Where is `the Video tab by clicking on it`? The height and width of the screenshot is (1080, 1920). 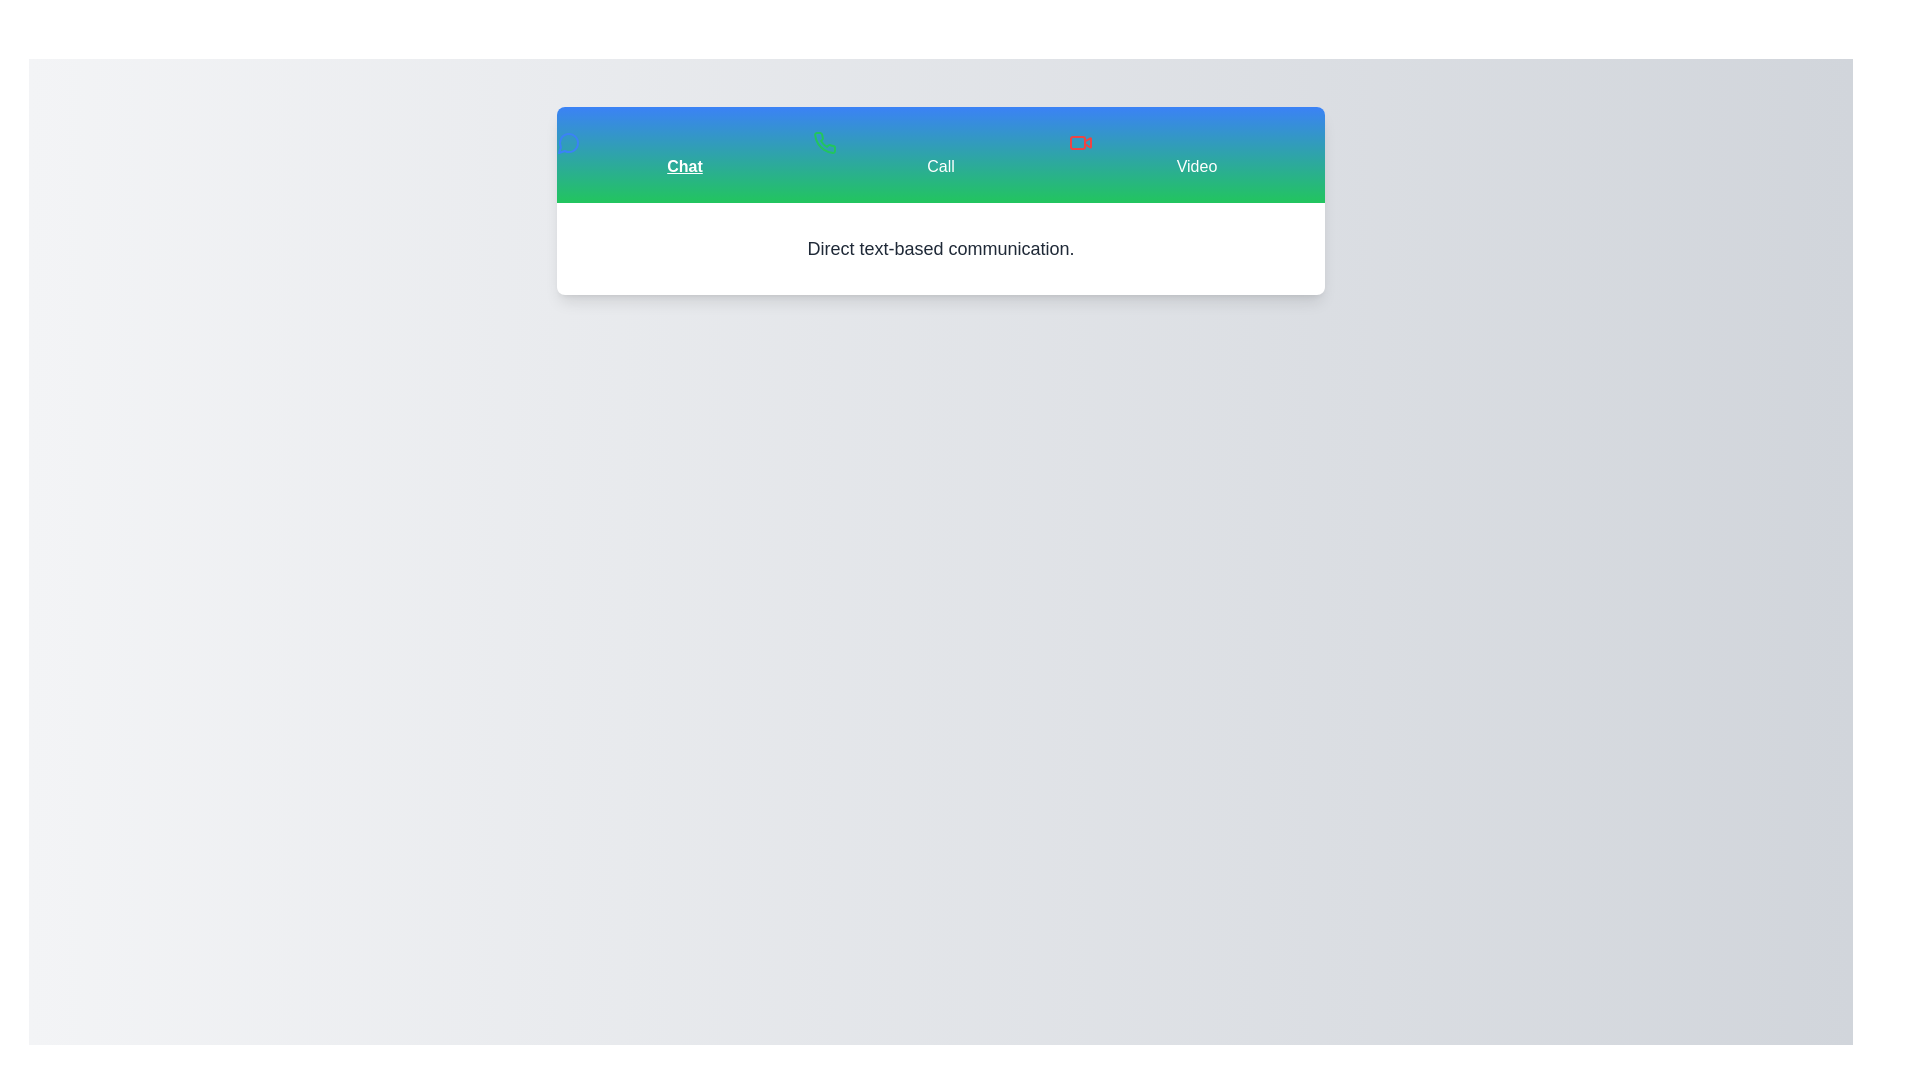 the Video tab by clicking on it is located at coordinates (1196, 153).